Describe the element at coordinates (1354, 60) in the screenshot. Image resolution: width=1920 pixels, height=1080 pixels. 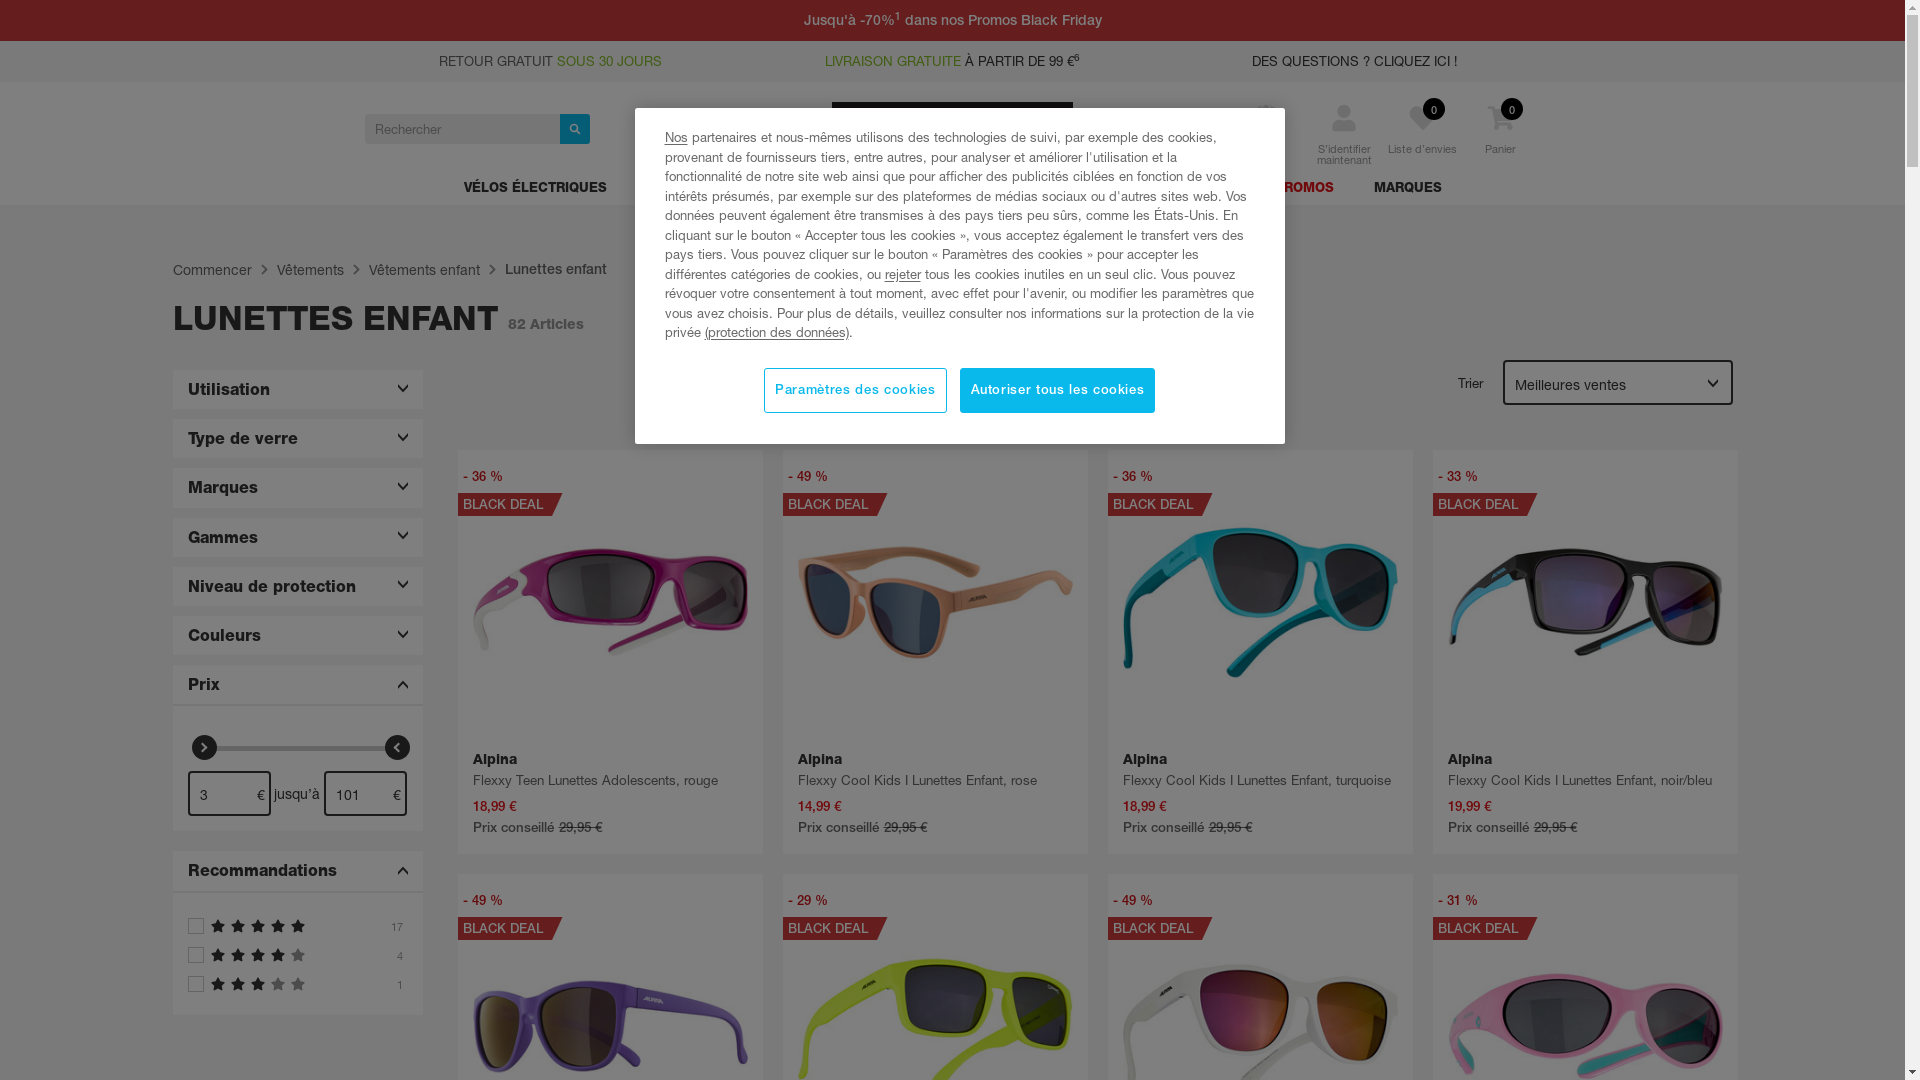
I see `'DES QUESTIONS ? CLIQUEZ ICI !'` at that location.